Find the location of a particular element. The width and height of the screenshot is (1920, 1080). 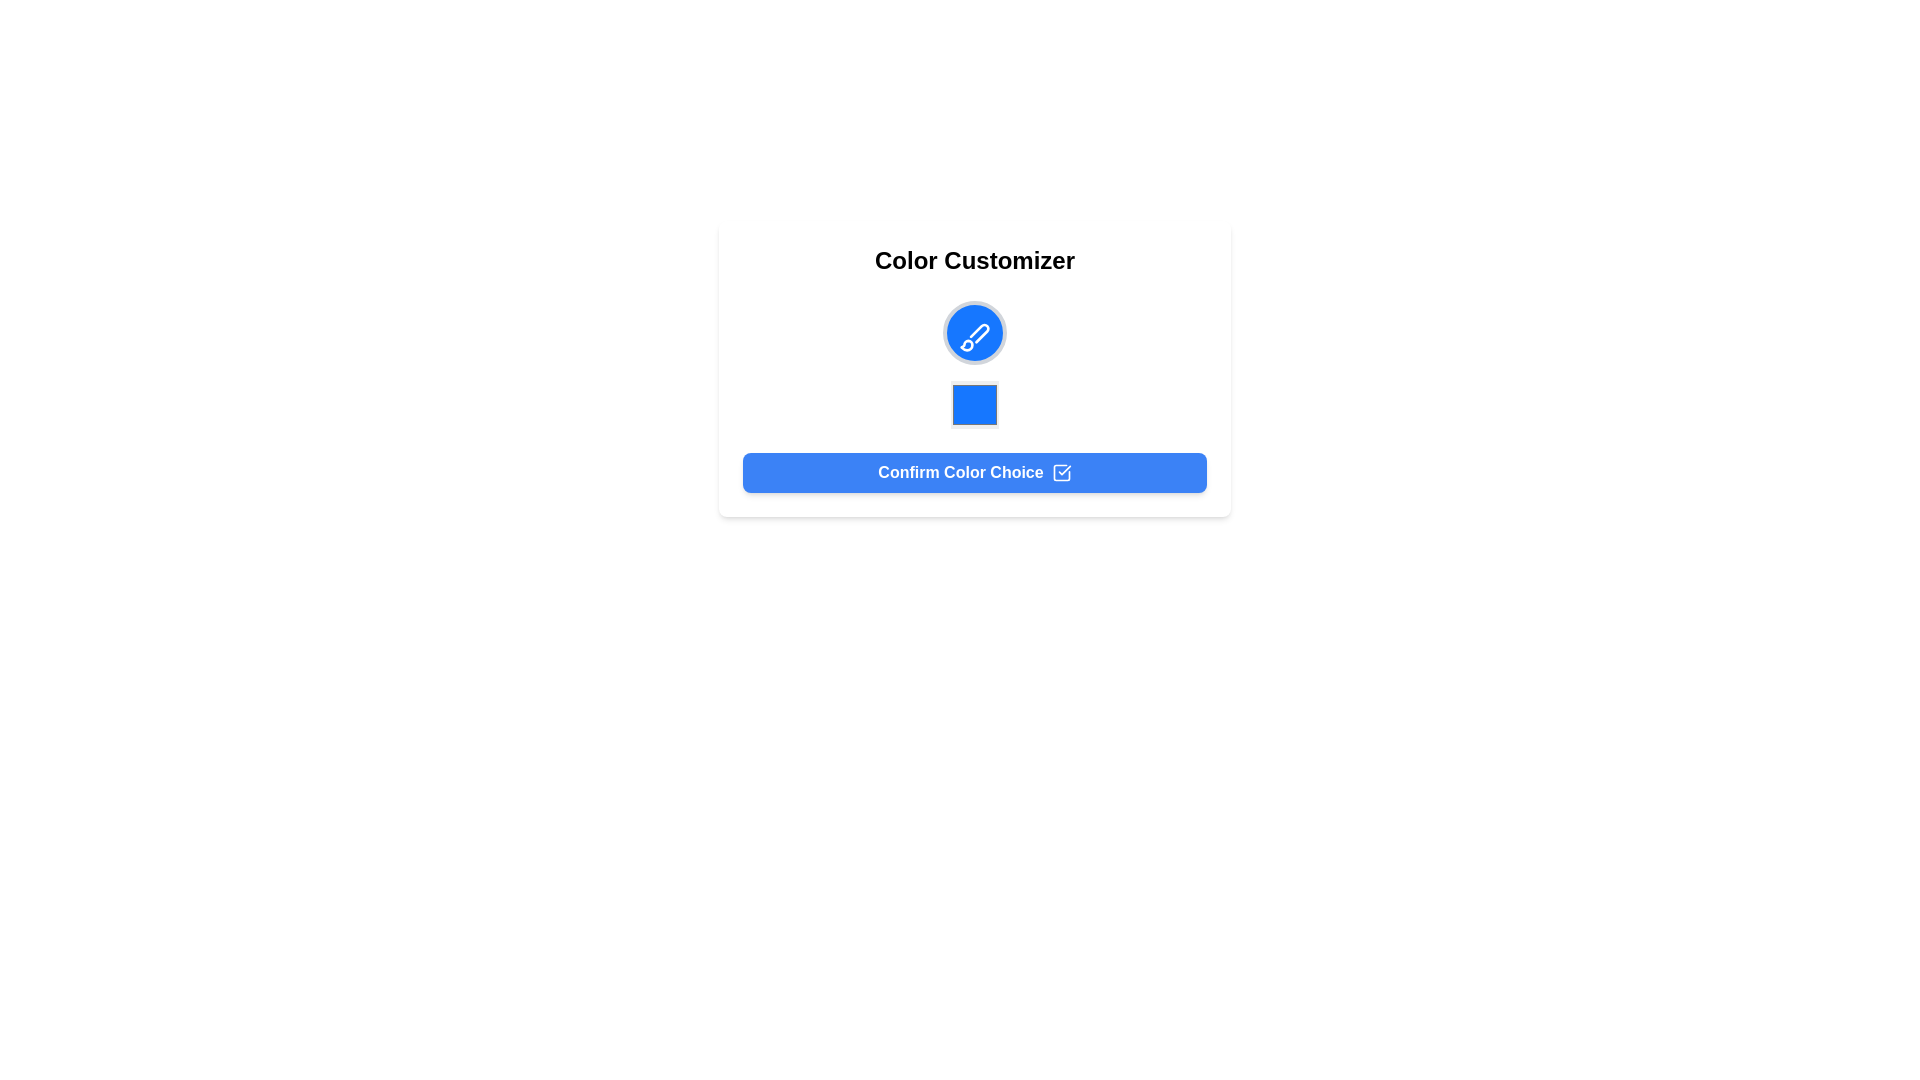

the paintbrush icon located at the center of the 'Color Customizer' modal, which is distinguished by a white outline against a vibrant blue circular background is located at coordinates (974, 335).